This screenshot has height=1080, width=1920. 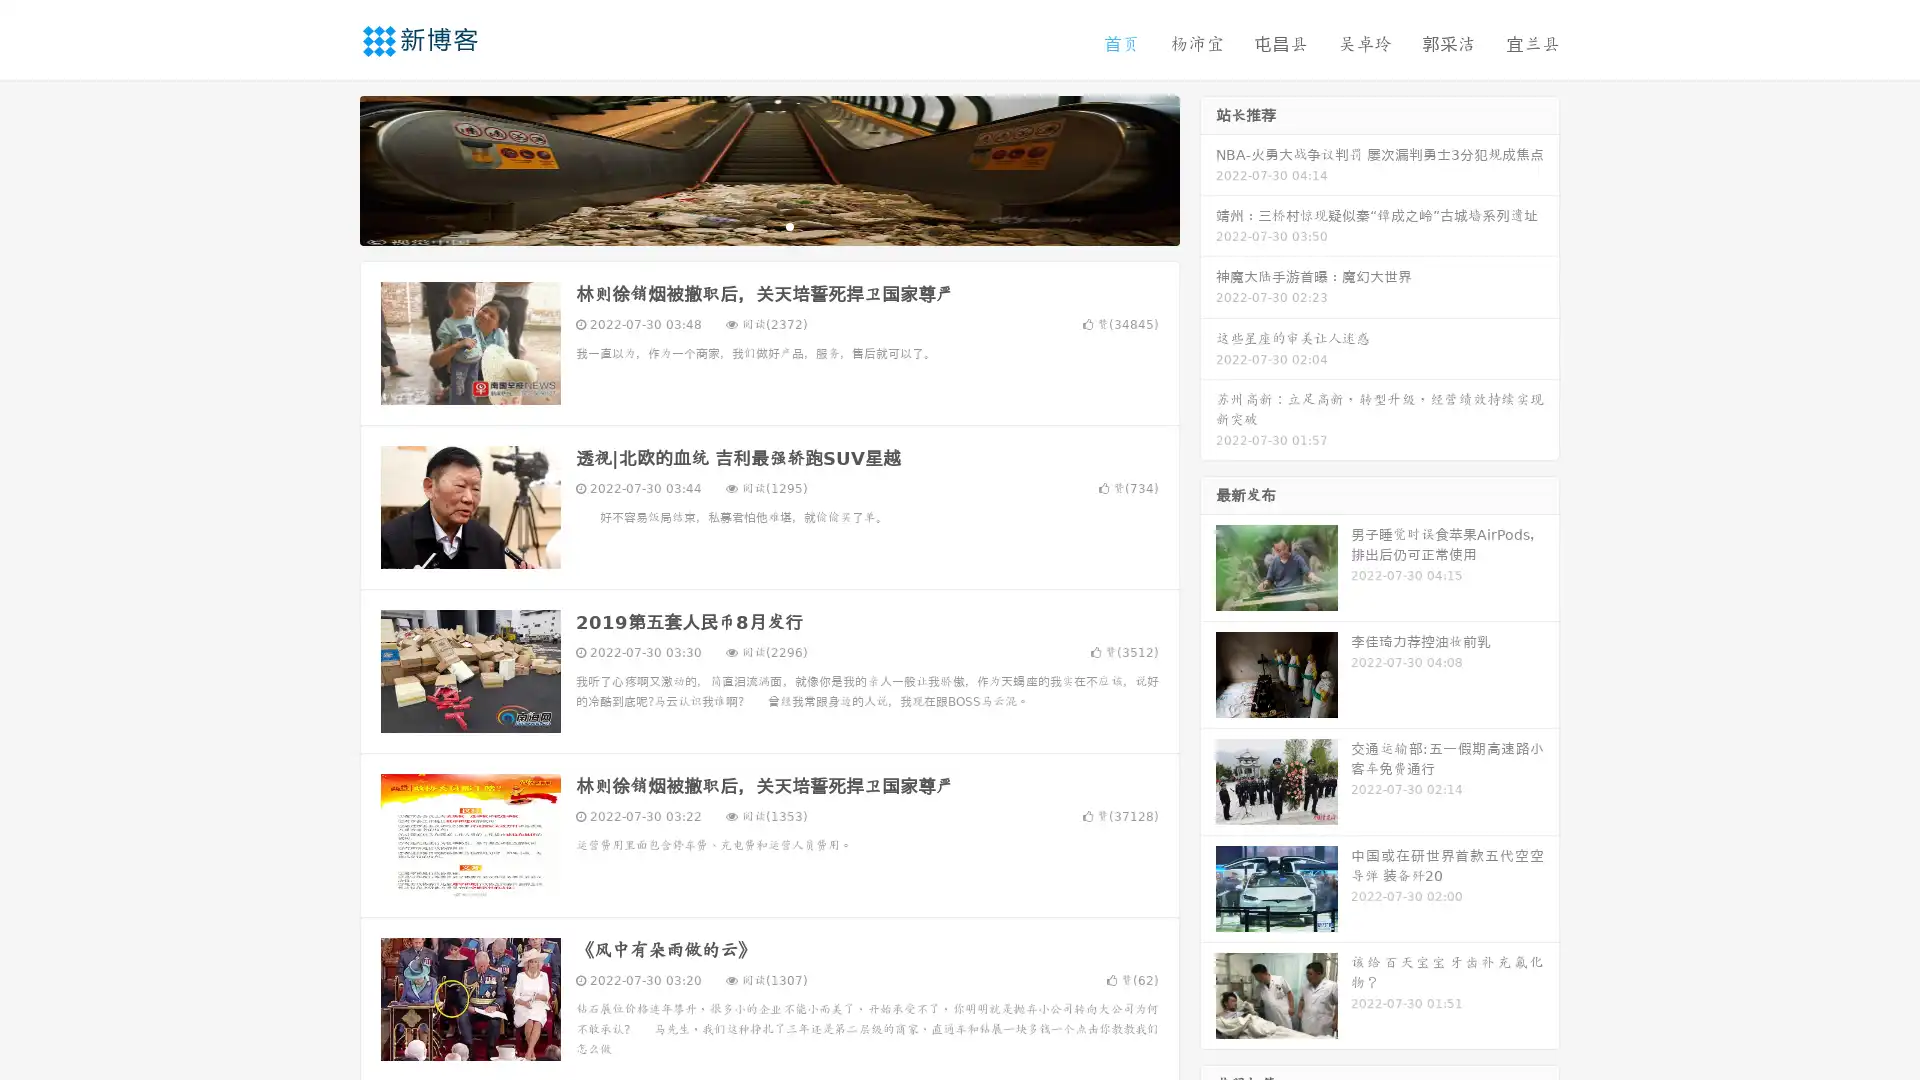 I want to click on Go to slide 1, so click(x=748, y=225).